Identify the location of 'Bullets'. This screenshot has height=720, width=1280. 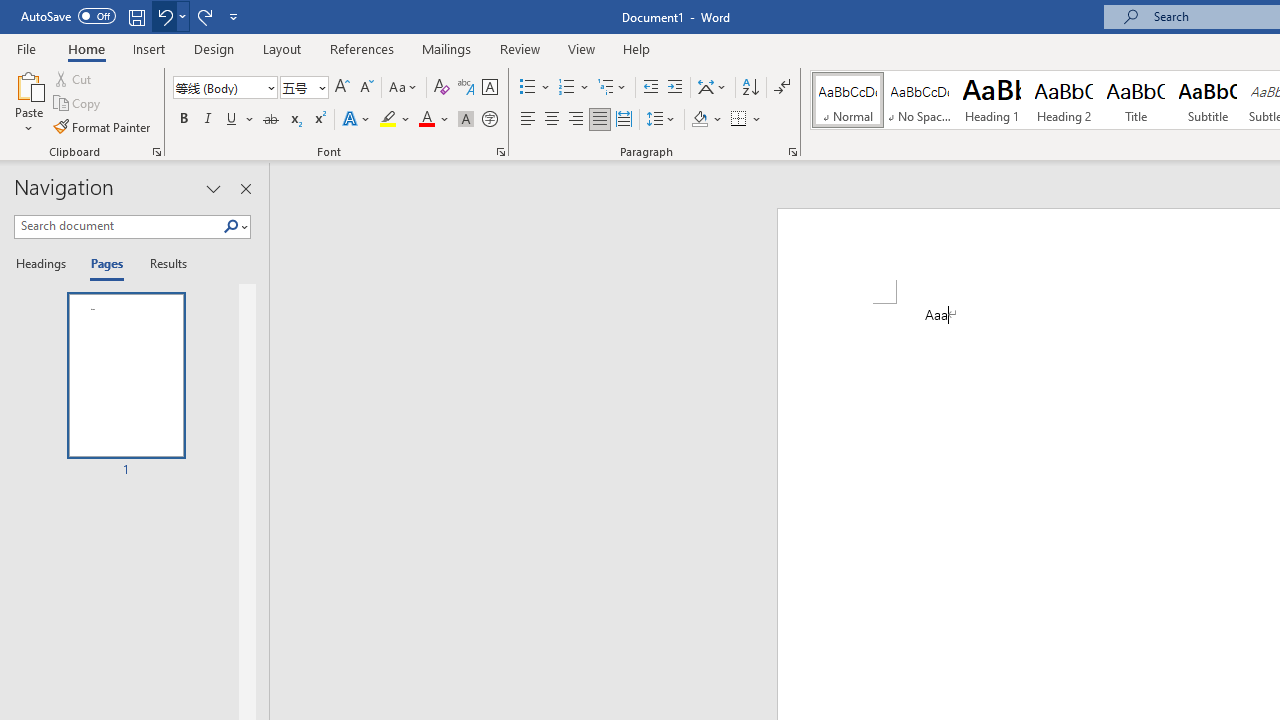
(535, 86).